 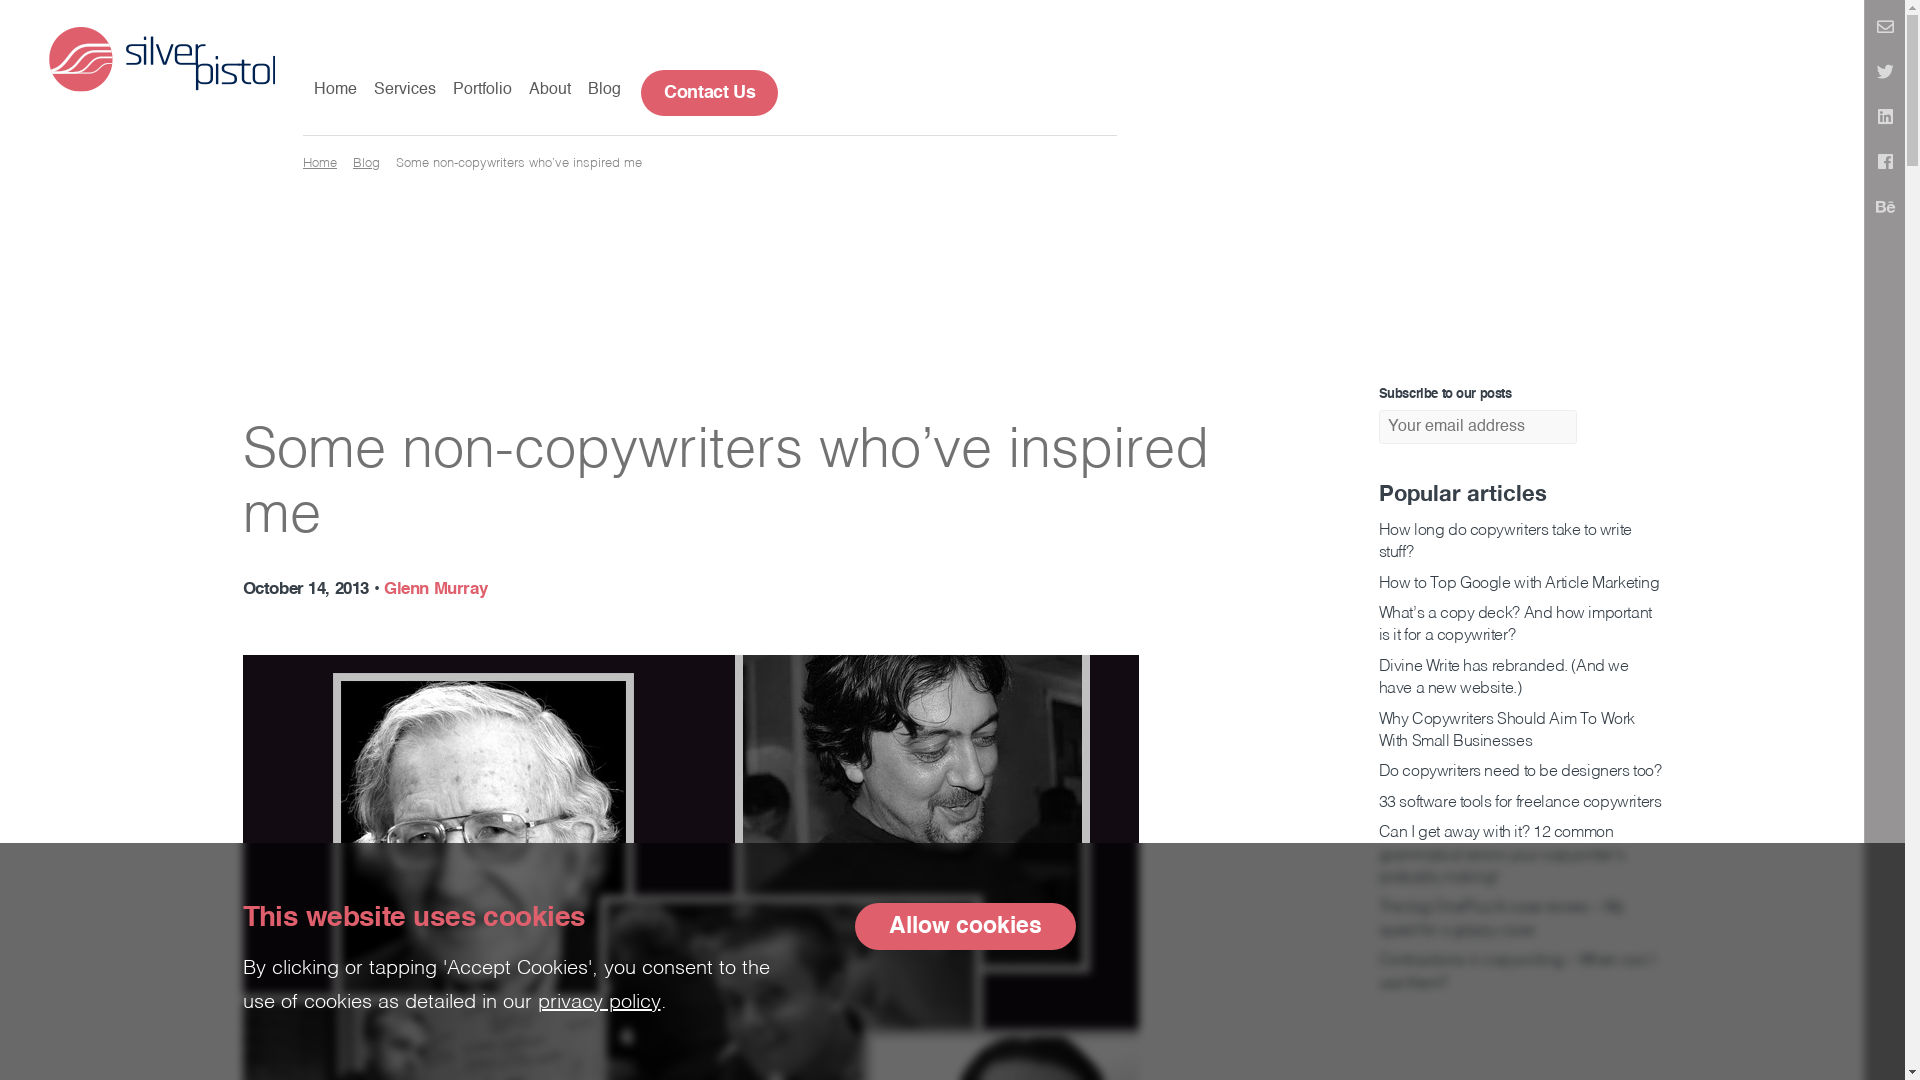 What do you see at coordinates (374, 91) in the screenshot?
I see `'Services'` at bounding box center [374, 91].